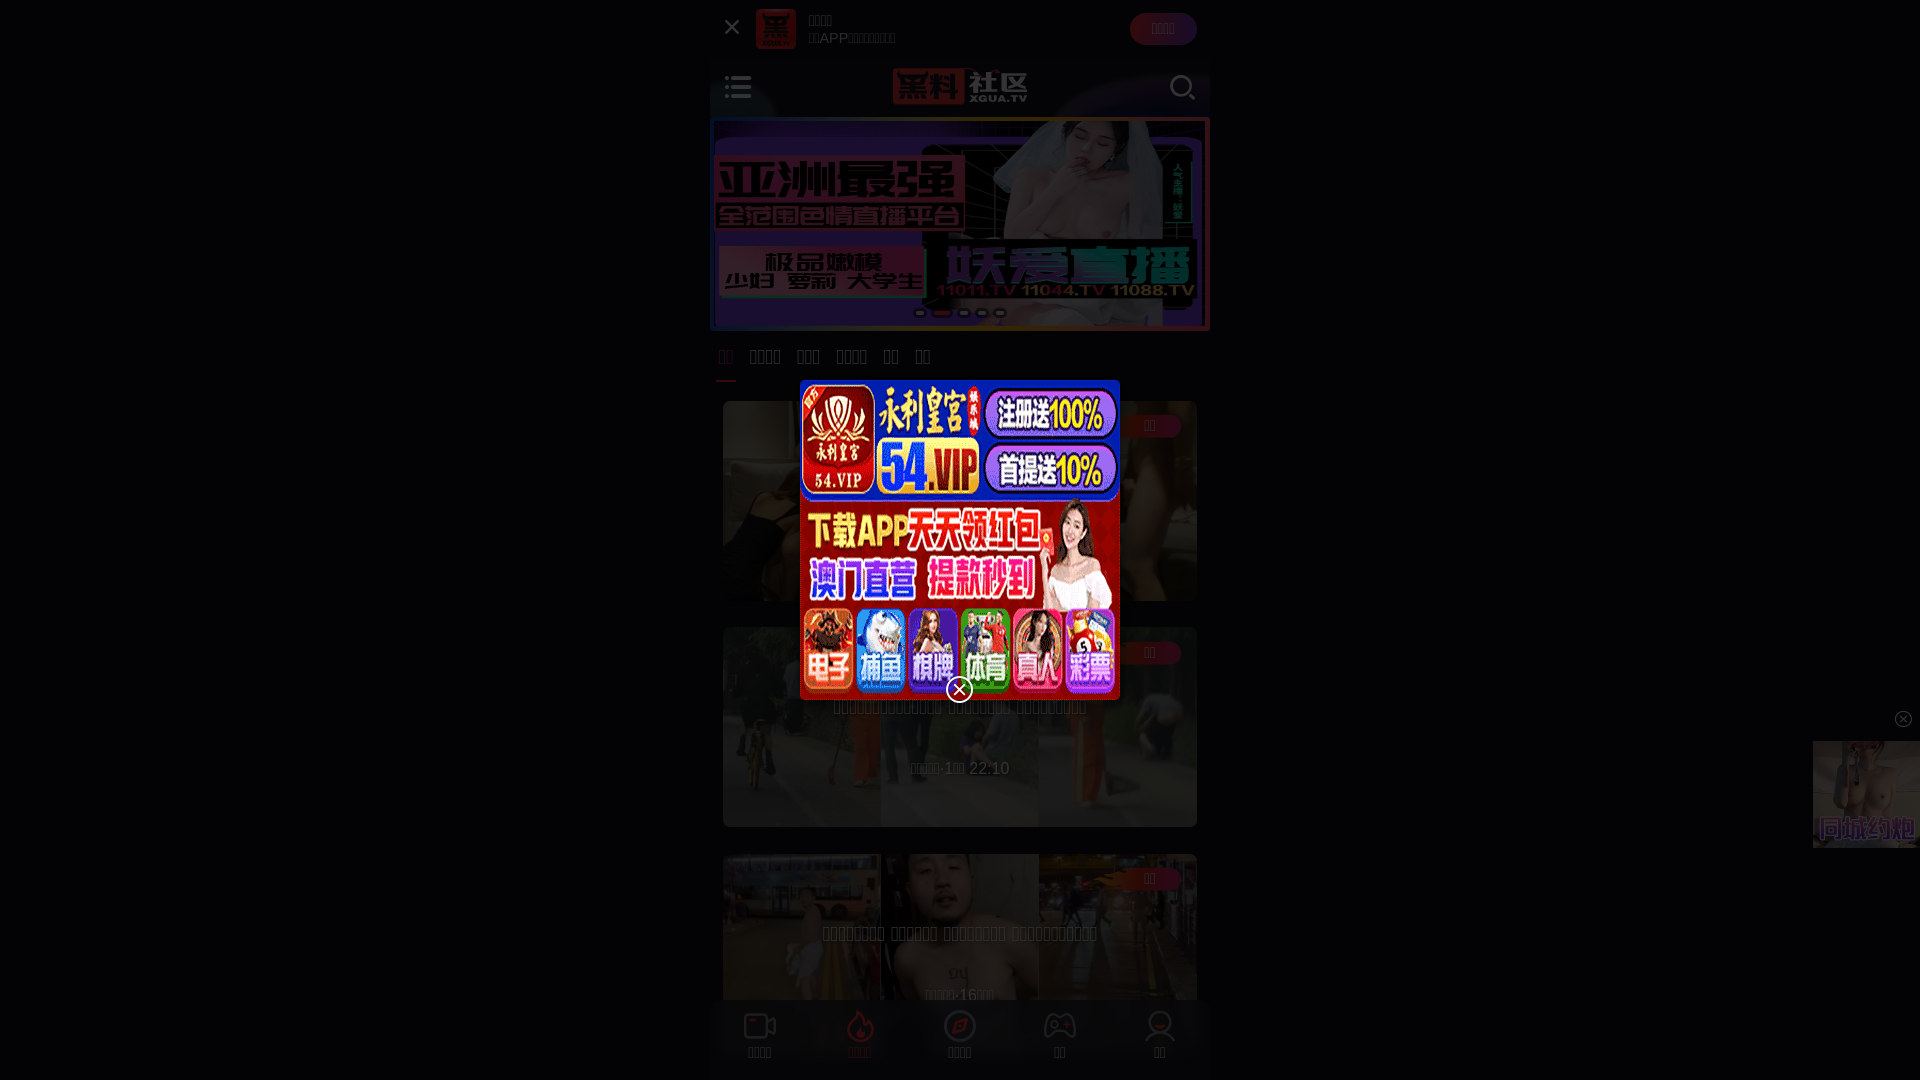  Describe the element at coordinates (999, 312) in the screenshot. I see `'5'` at that location.